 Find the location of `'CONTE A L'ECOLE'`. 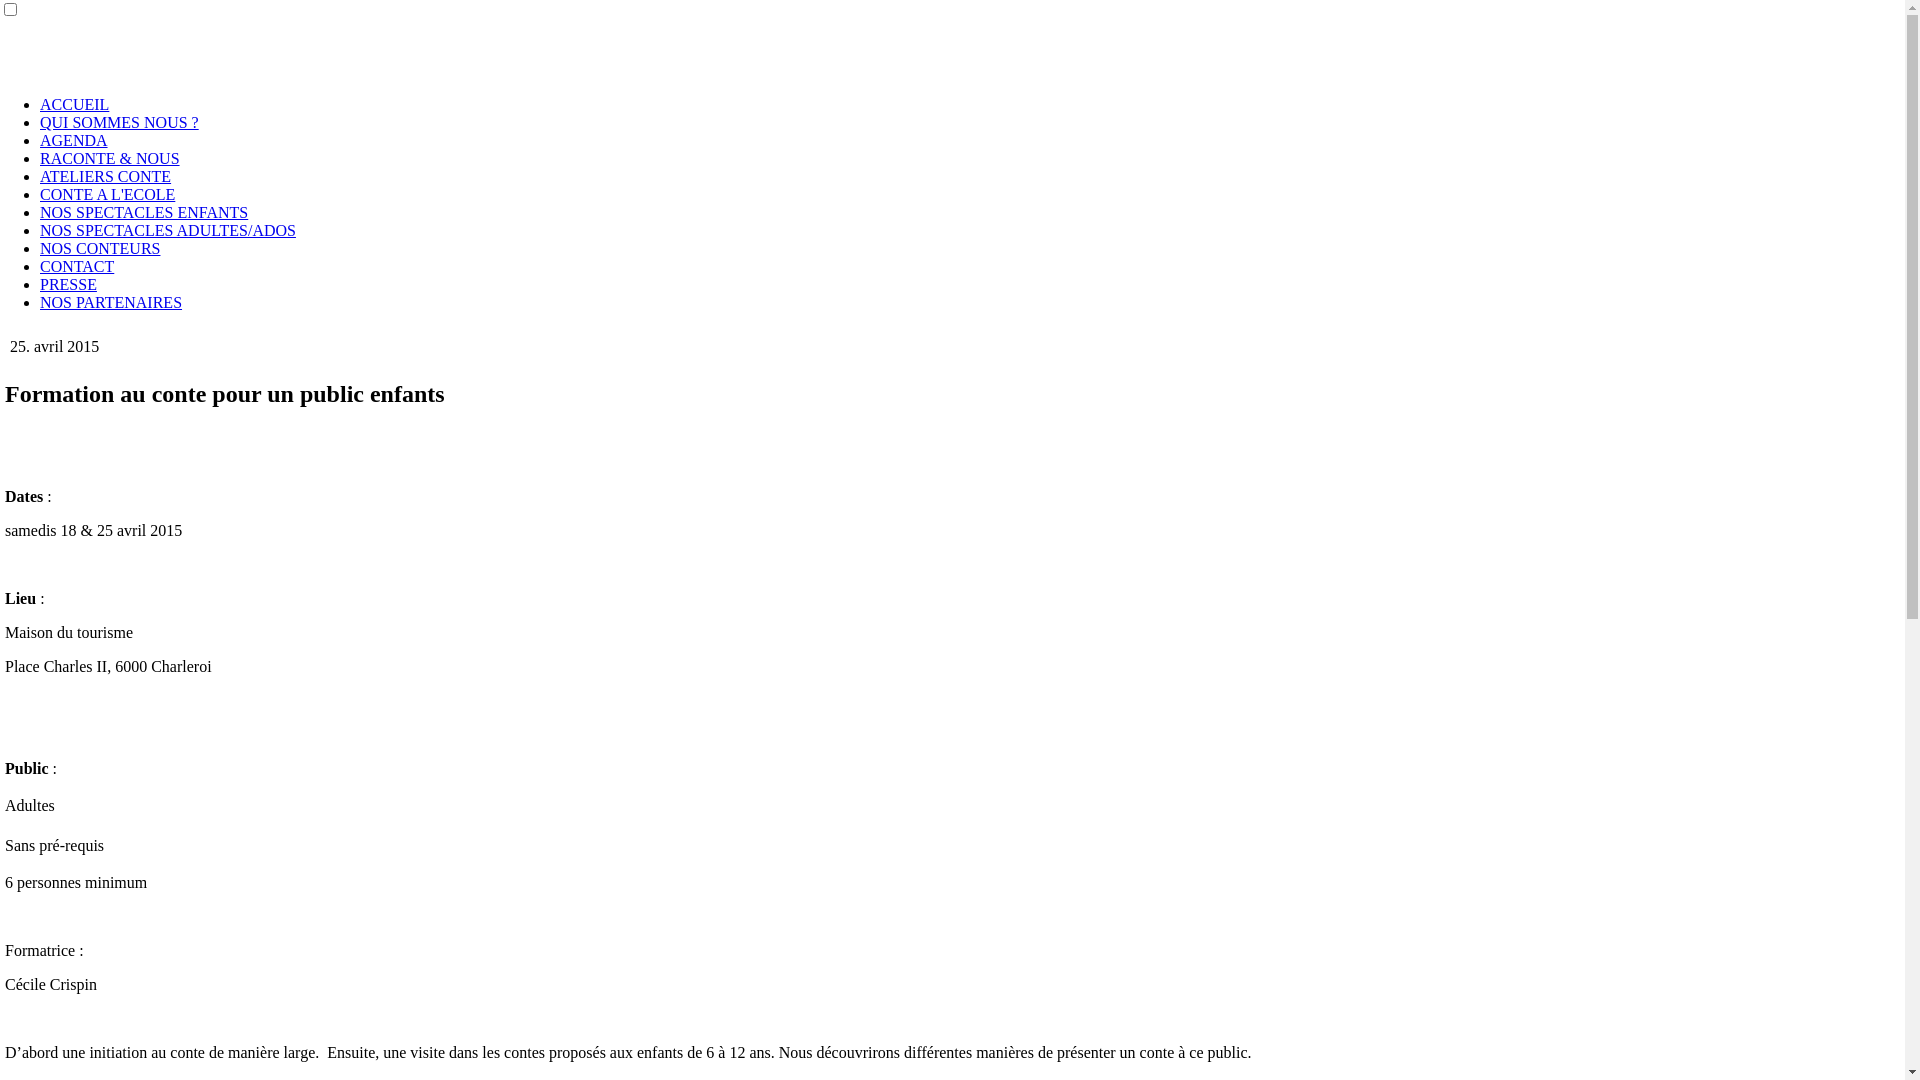

'CONTE A L'ECOLE' is located at coordinates (106, 194).